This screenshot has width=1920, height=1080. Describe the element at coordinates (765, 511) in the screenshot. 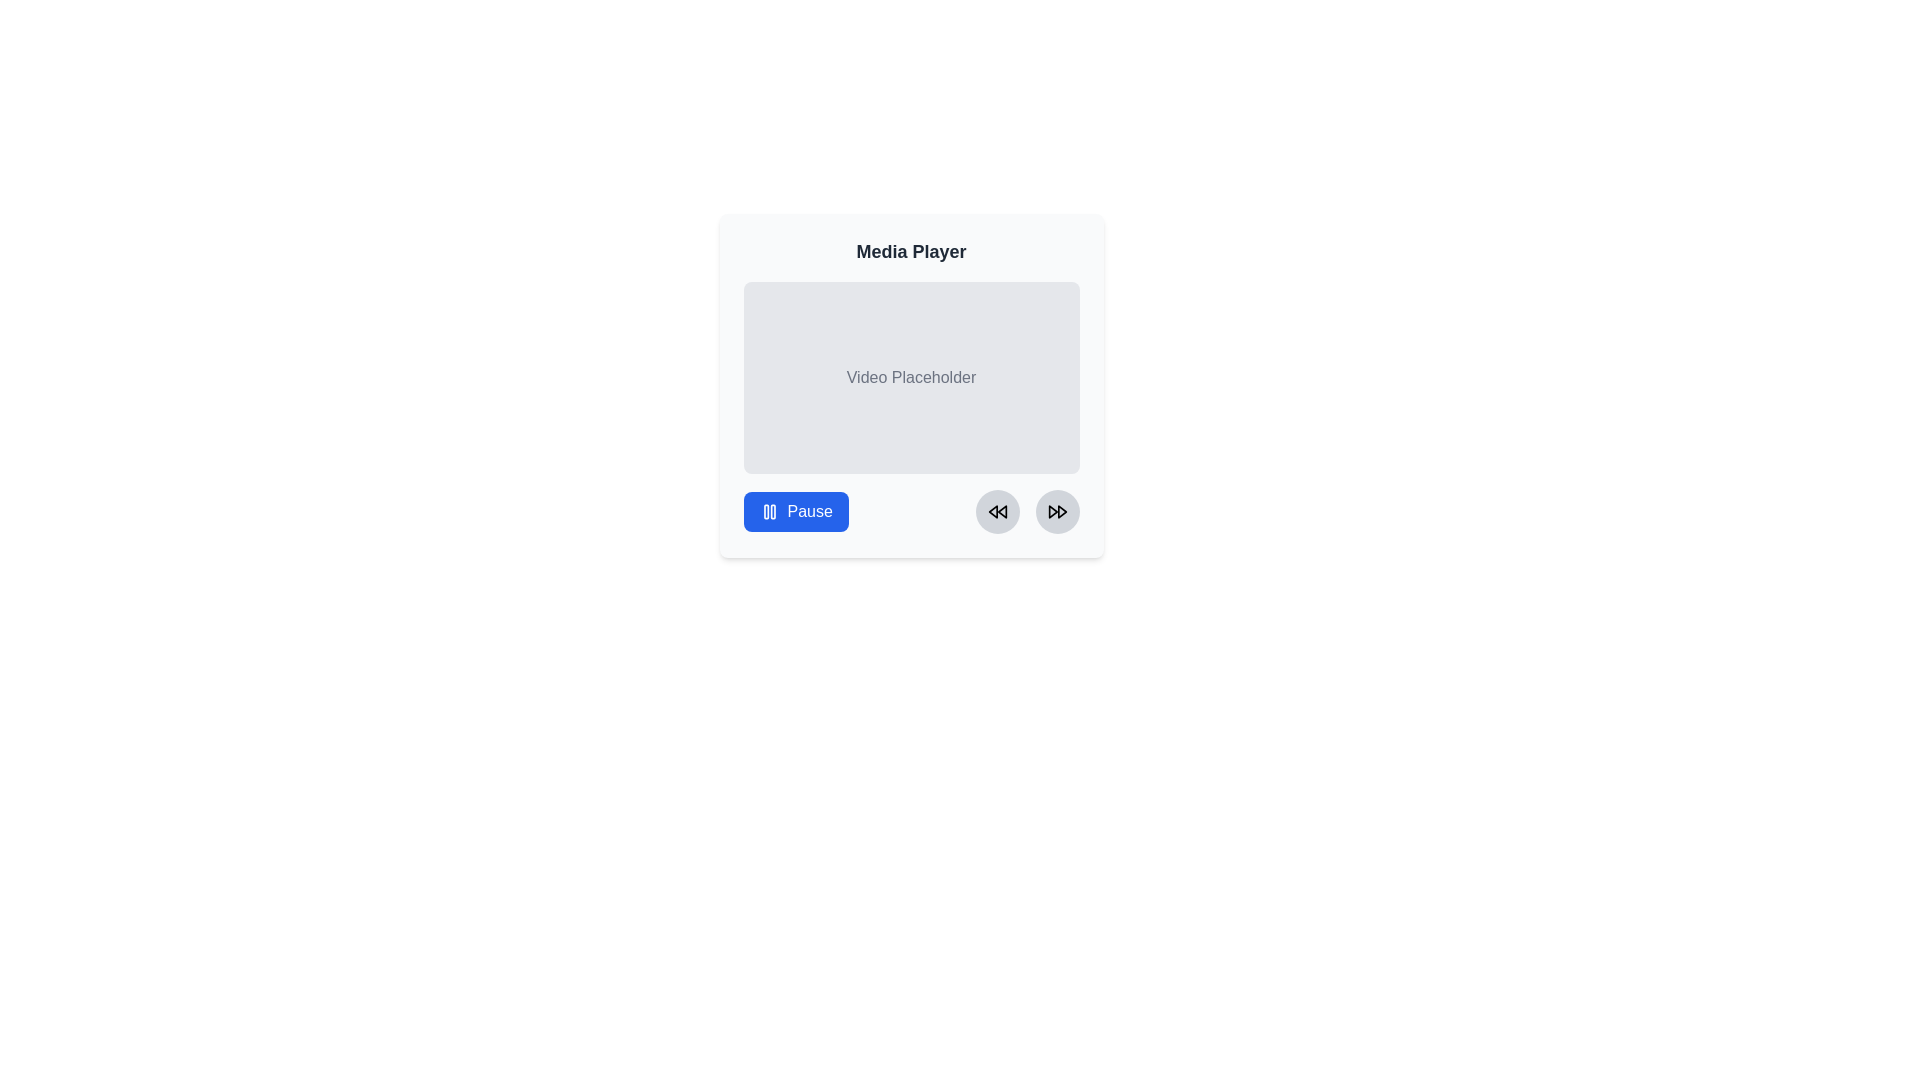

I see `the left vertical bar of the 'pause' icon in the media player controls, which is filled with a neutral color and has rounded corners` at that location.